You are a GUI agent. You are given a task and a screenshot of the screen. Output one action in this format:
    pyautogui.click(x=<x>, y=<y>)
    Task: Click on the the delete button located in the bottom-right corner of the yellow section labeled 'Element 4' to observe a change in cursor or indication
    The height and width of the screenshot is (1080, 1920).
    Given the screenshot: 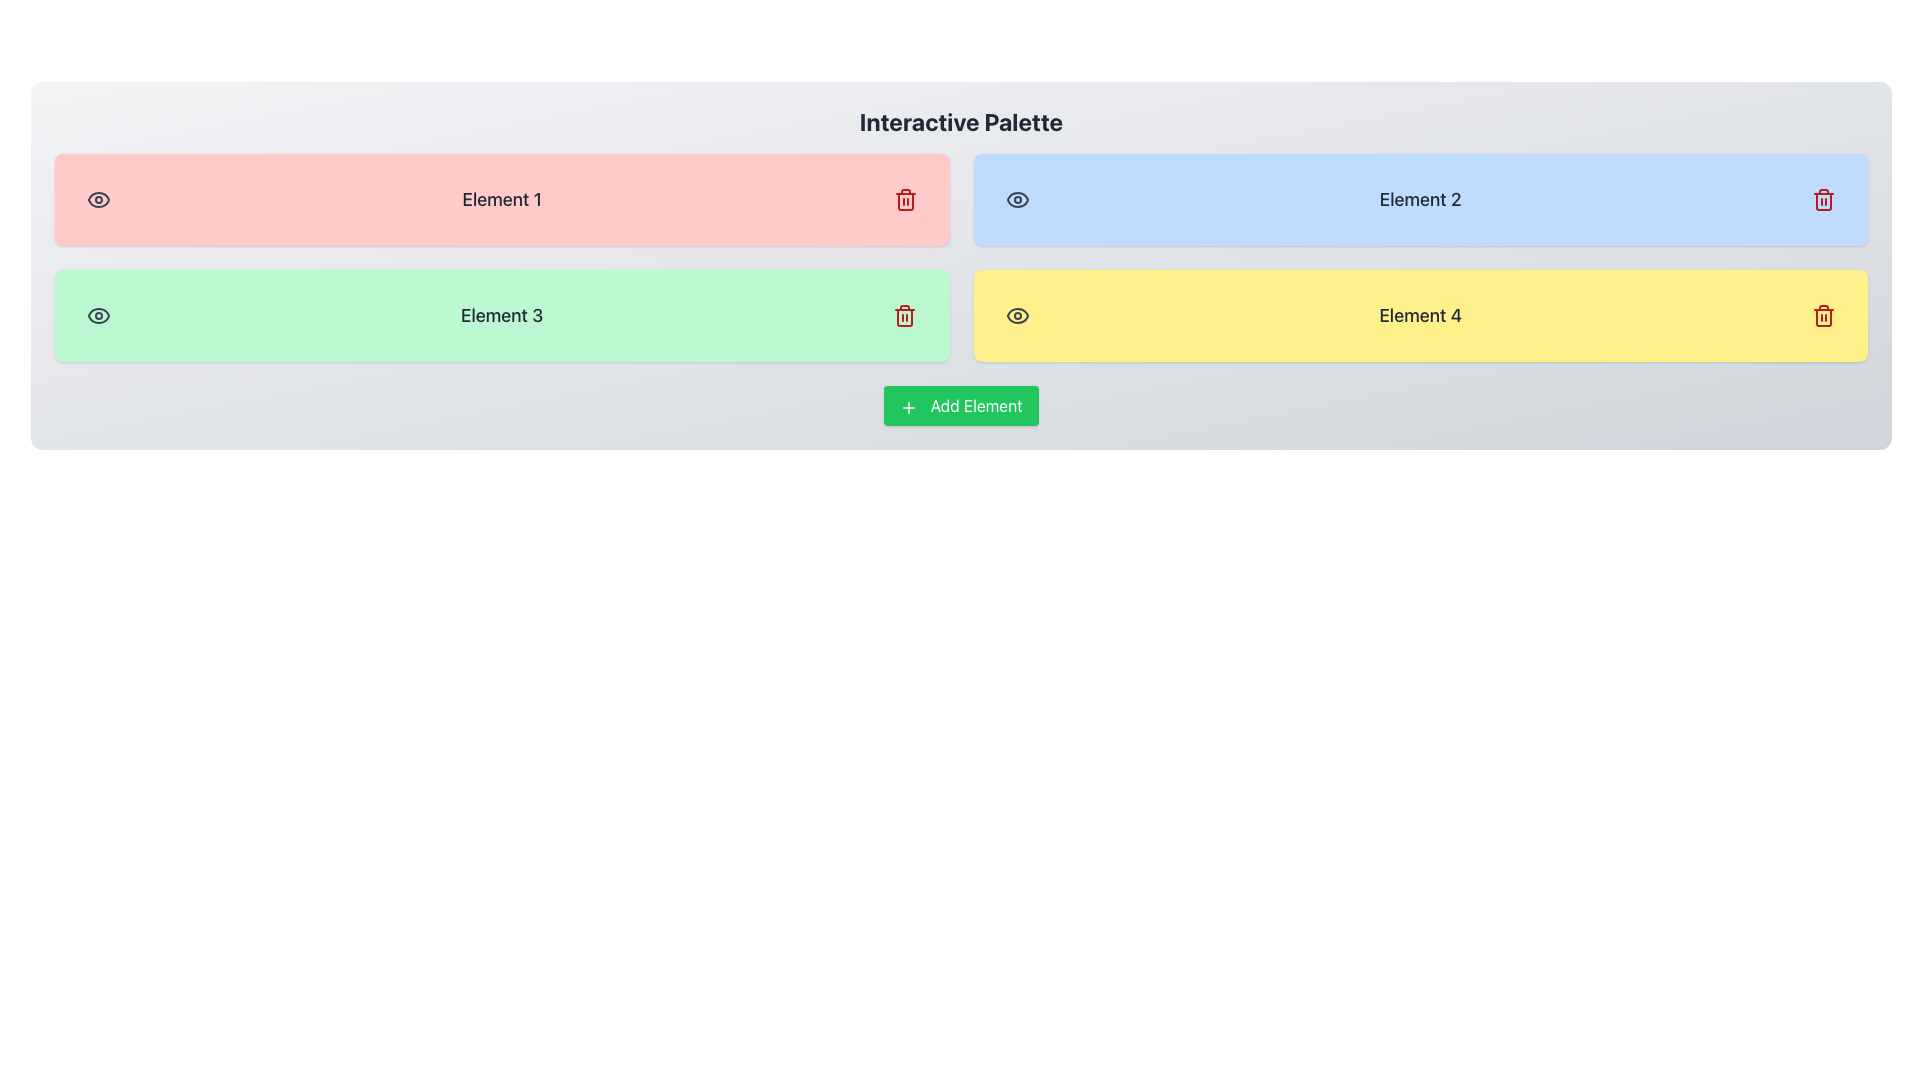 What is the action you would take?
    pyautogui.click(x=1824, y=315)
    